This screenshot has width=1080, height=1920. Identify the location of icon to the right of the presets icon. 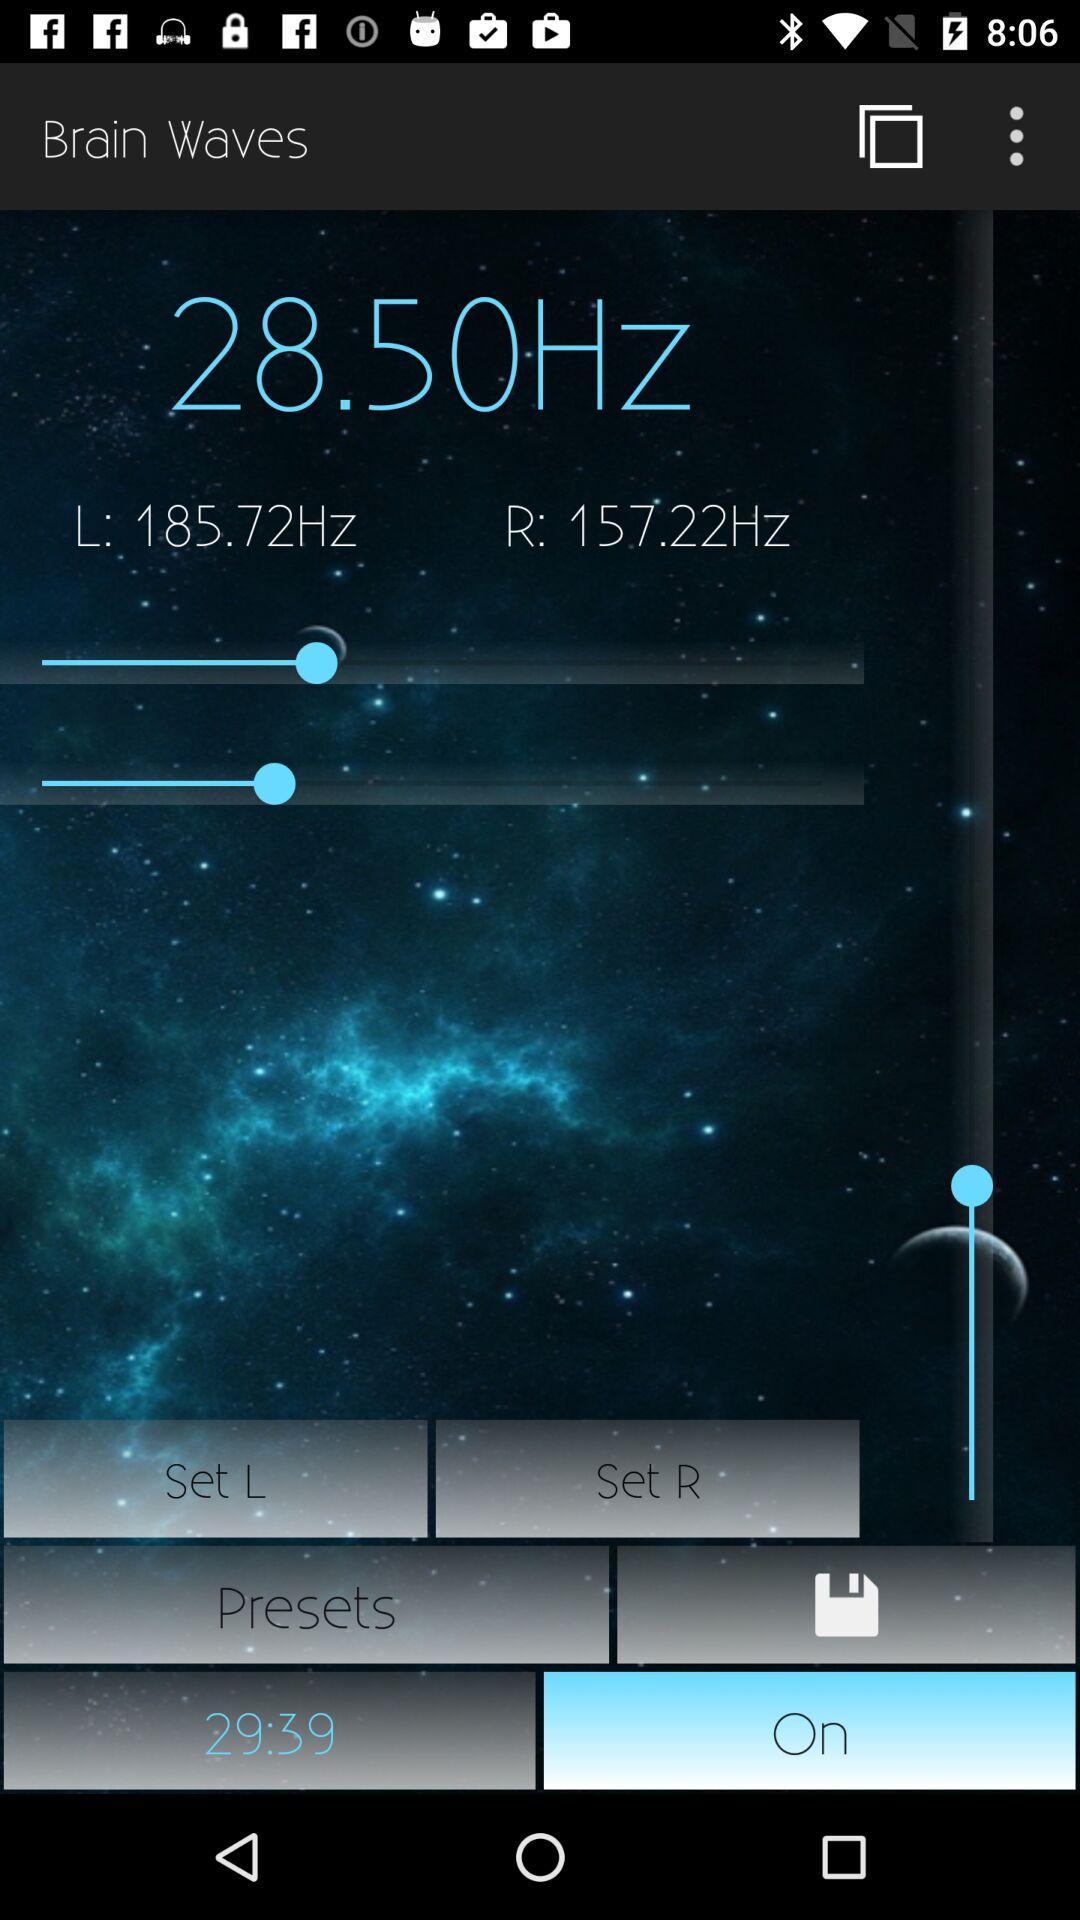
(846, 1604).